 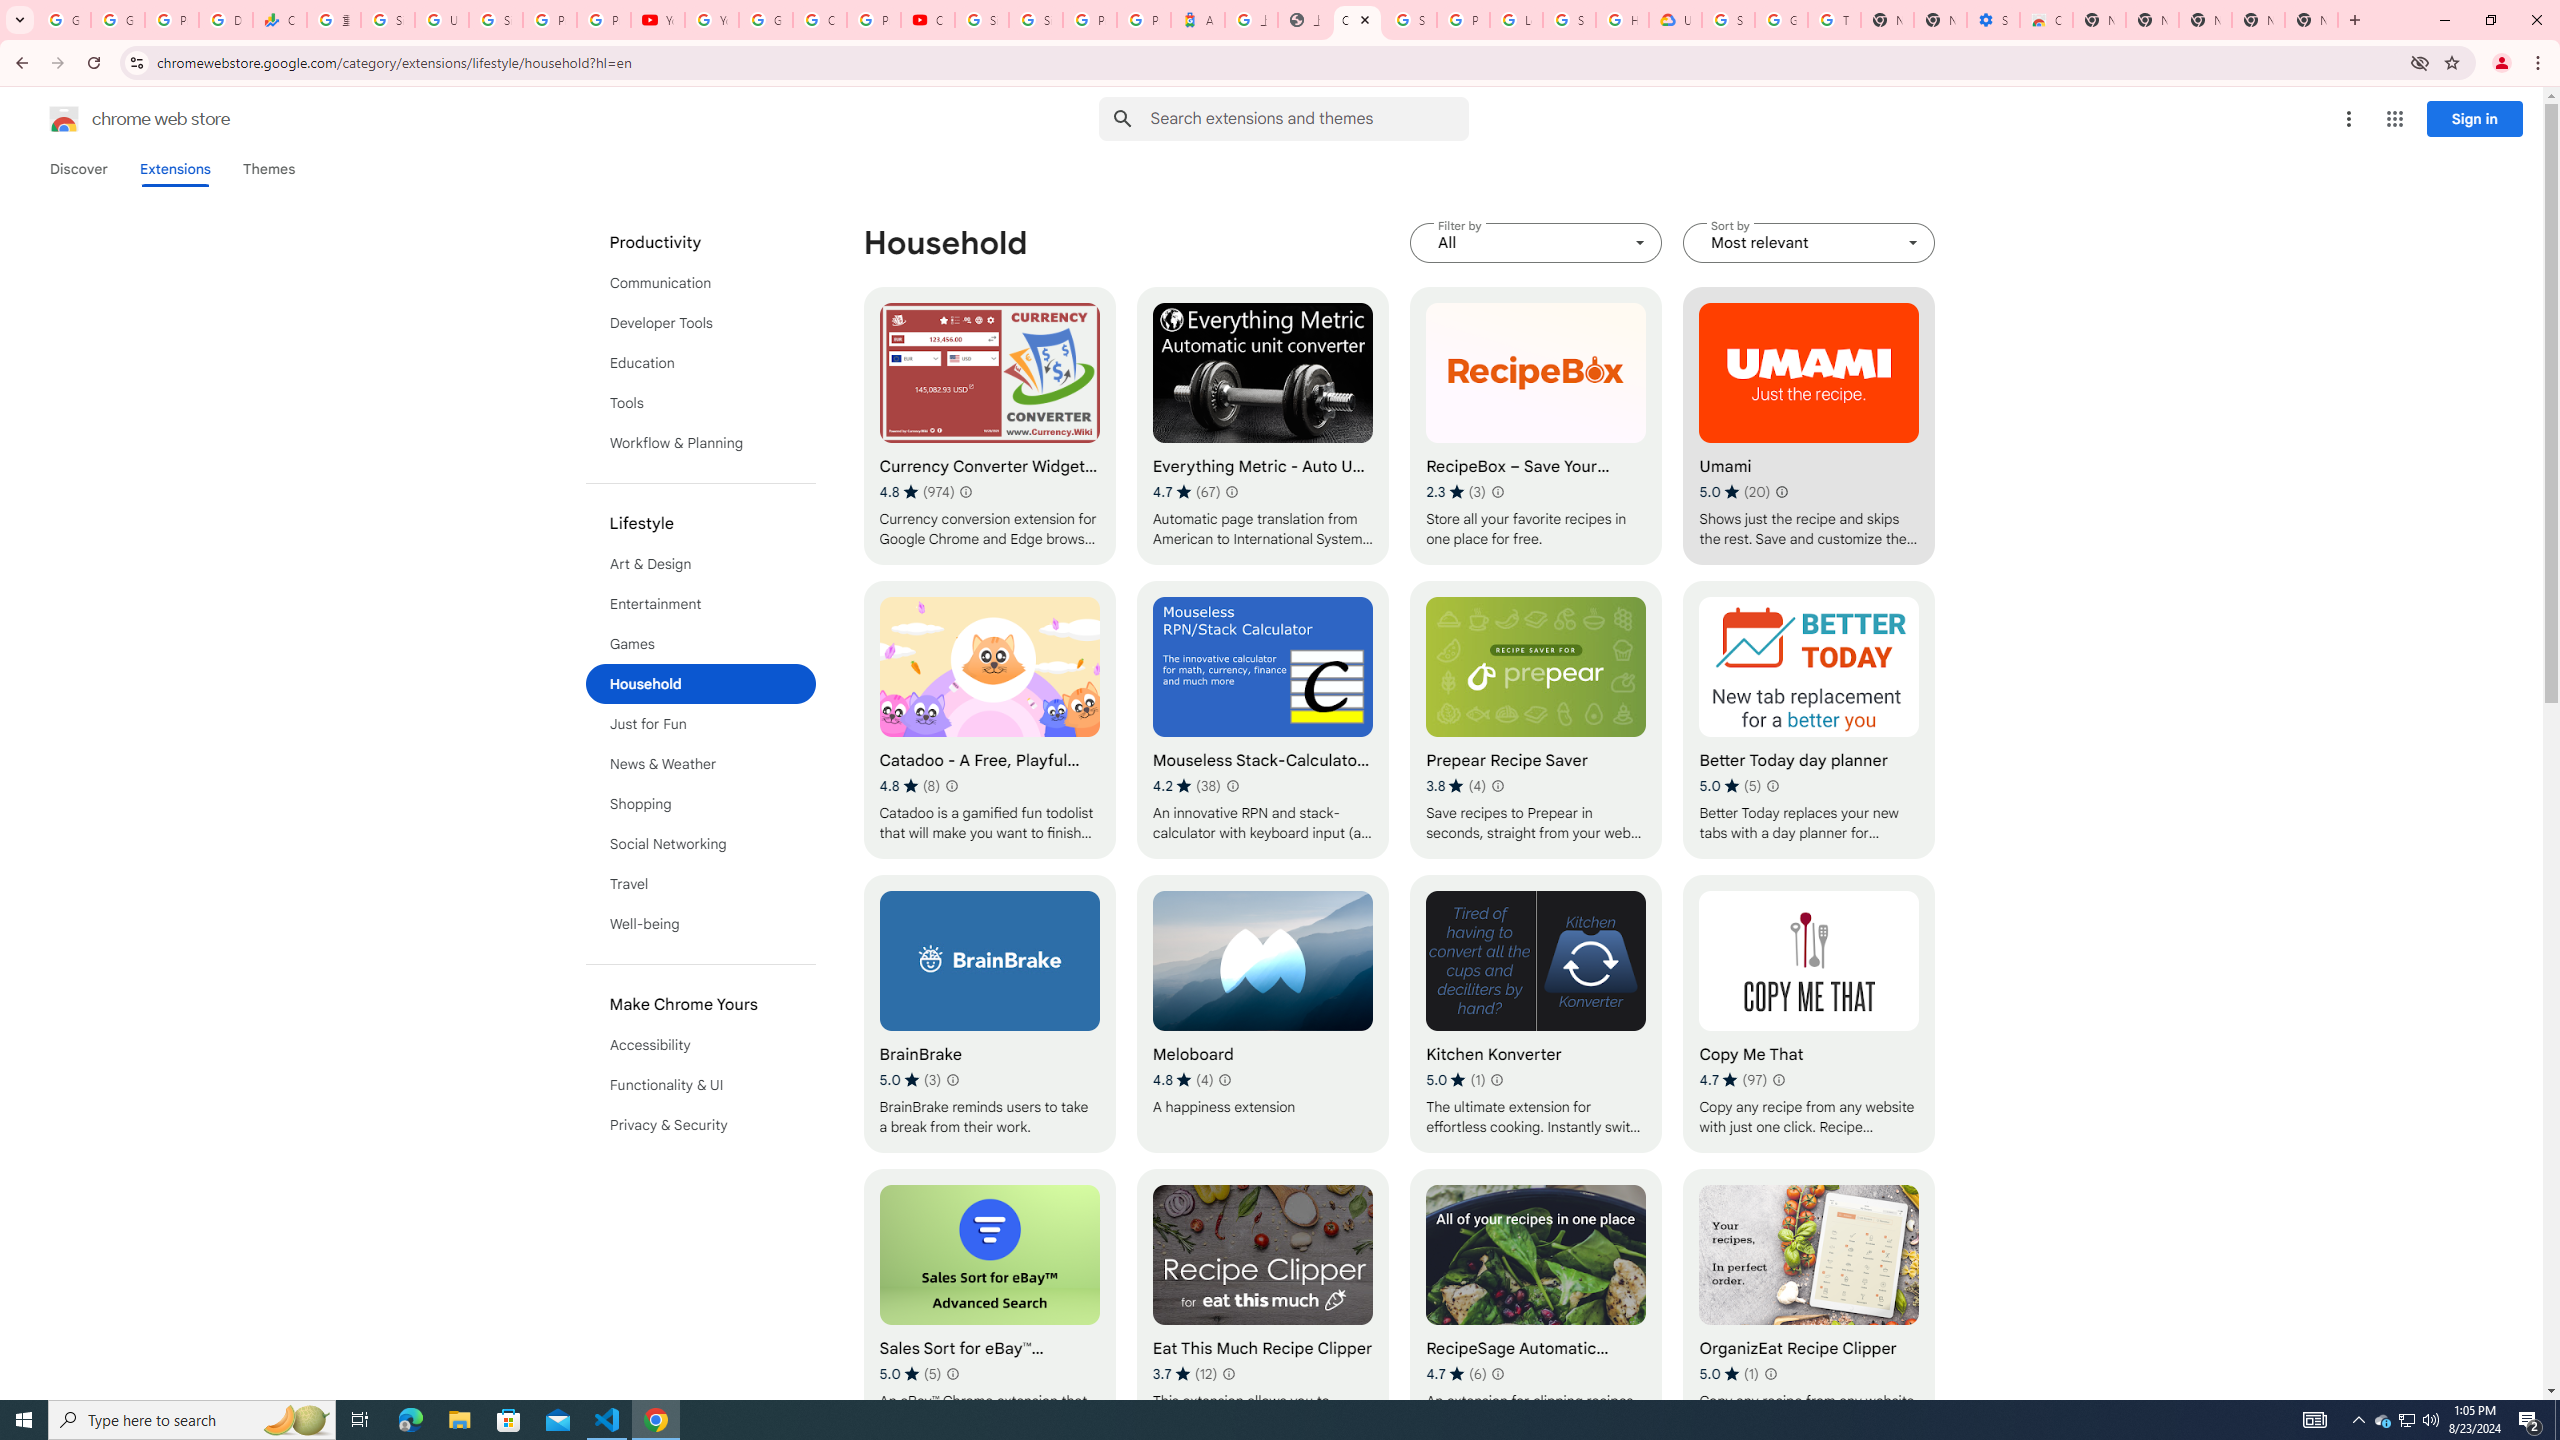 I want to click on 'Discover', so click(x=77, y=168).